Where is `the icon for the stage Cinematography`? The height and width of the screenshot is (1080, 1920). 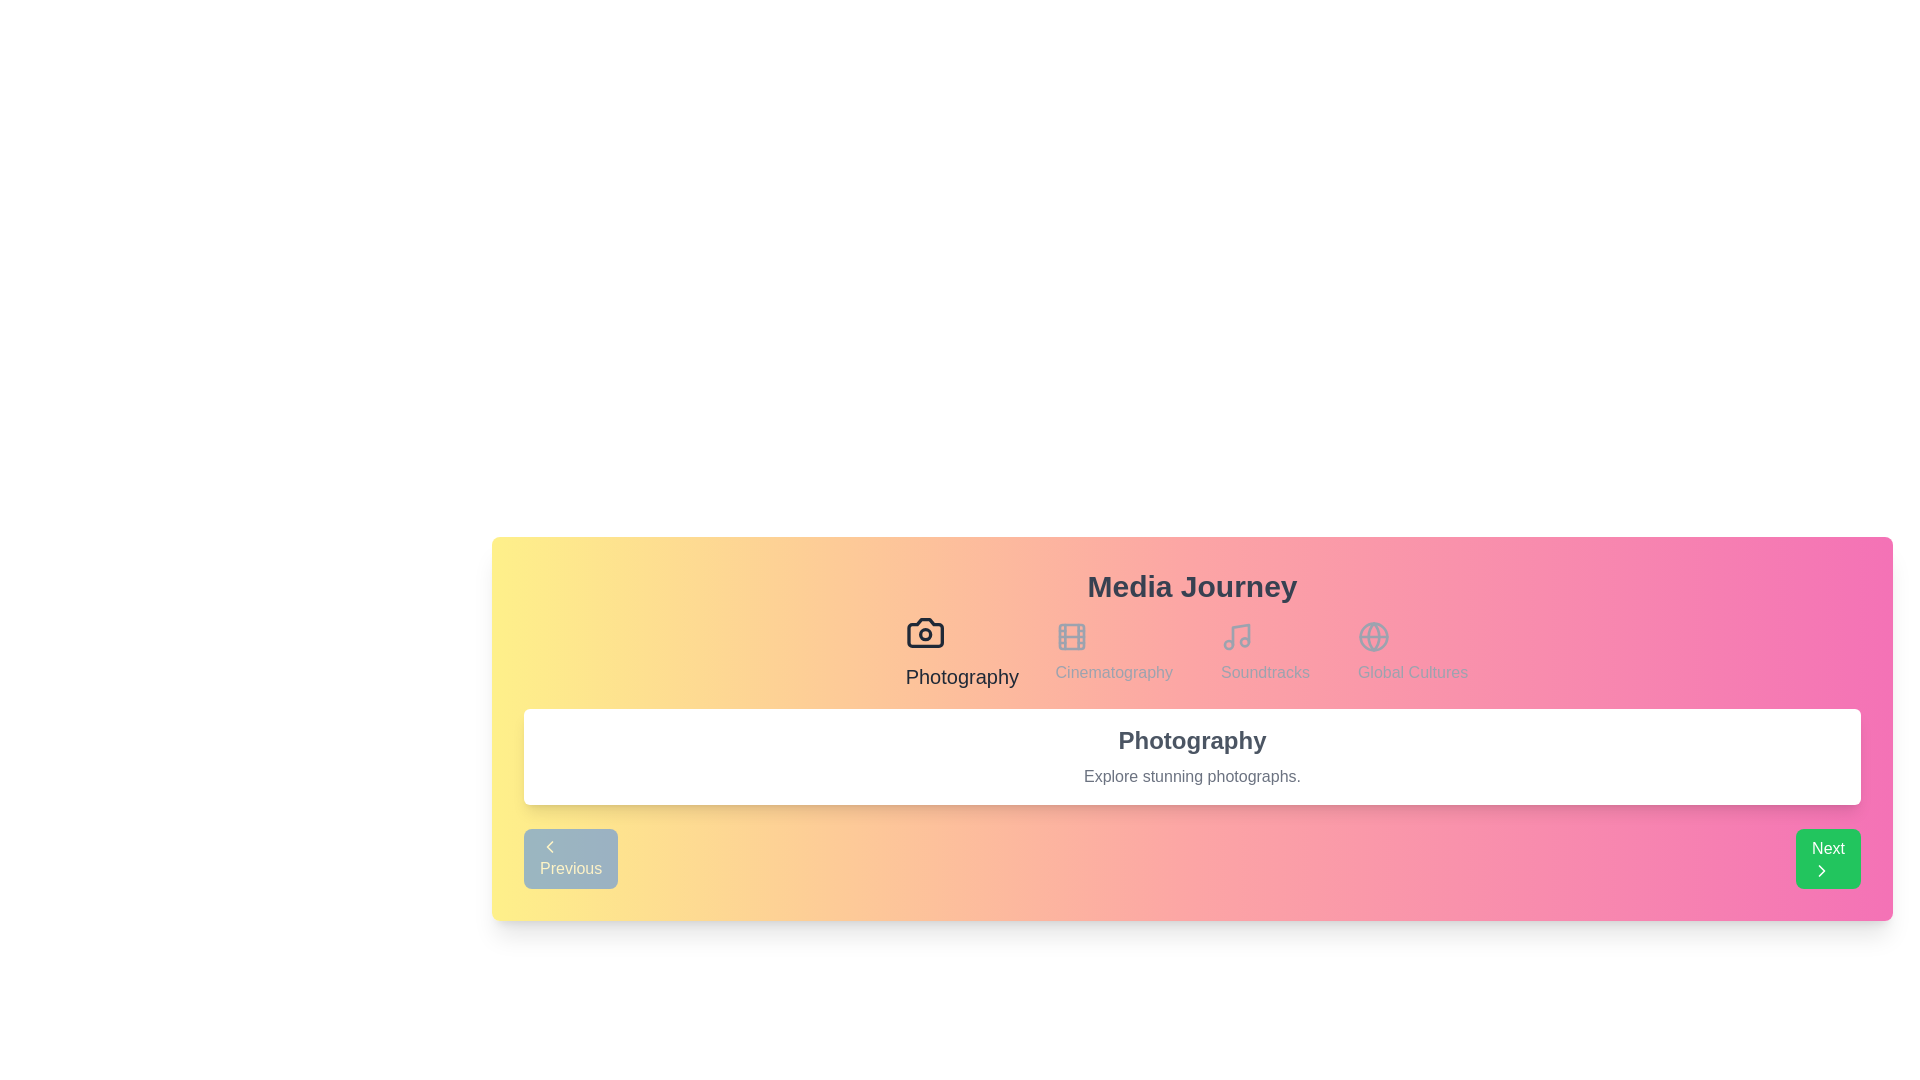
the icon for the stage Cinematography is located at coordinates (1112, 652).